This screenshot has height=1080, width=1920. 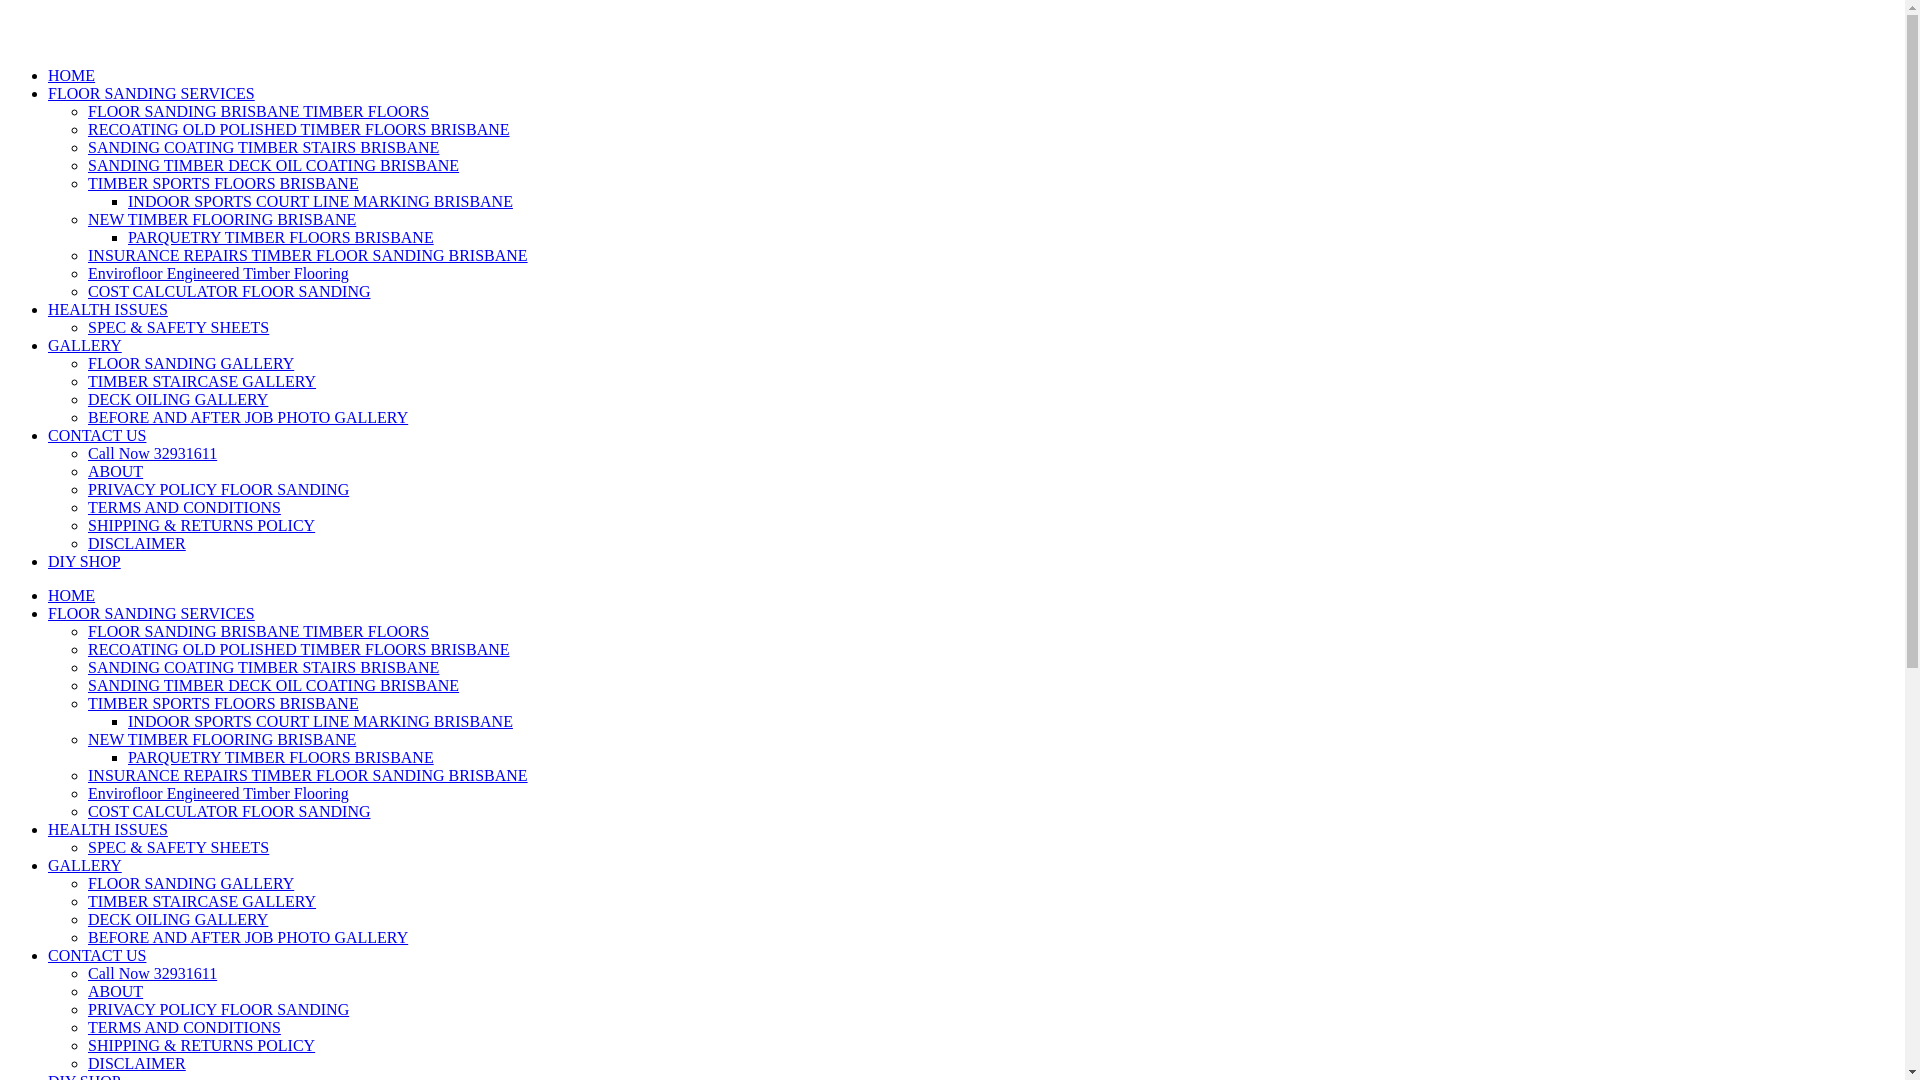 I want to click on 'COST CALCULATOR FLOOR SANDING', so click(x=229, y=811).